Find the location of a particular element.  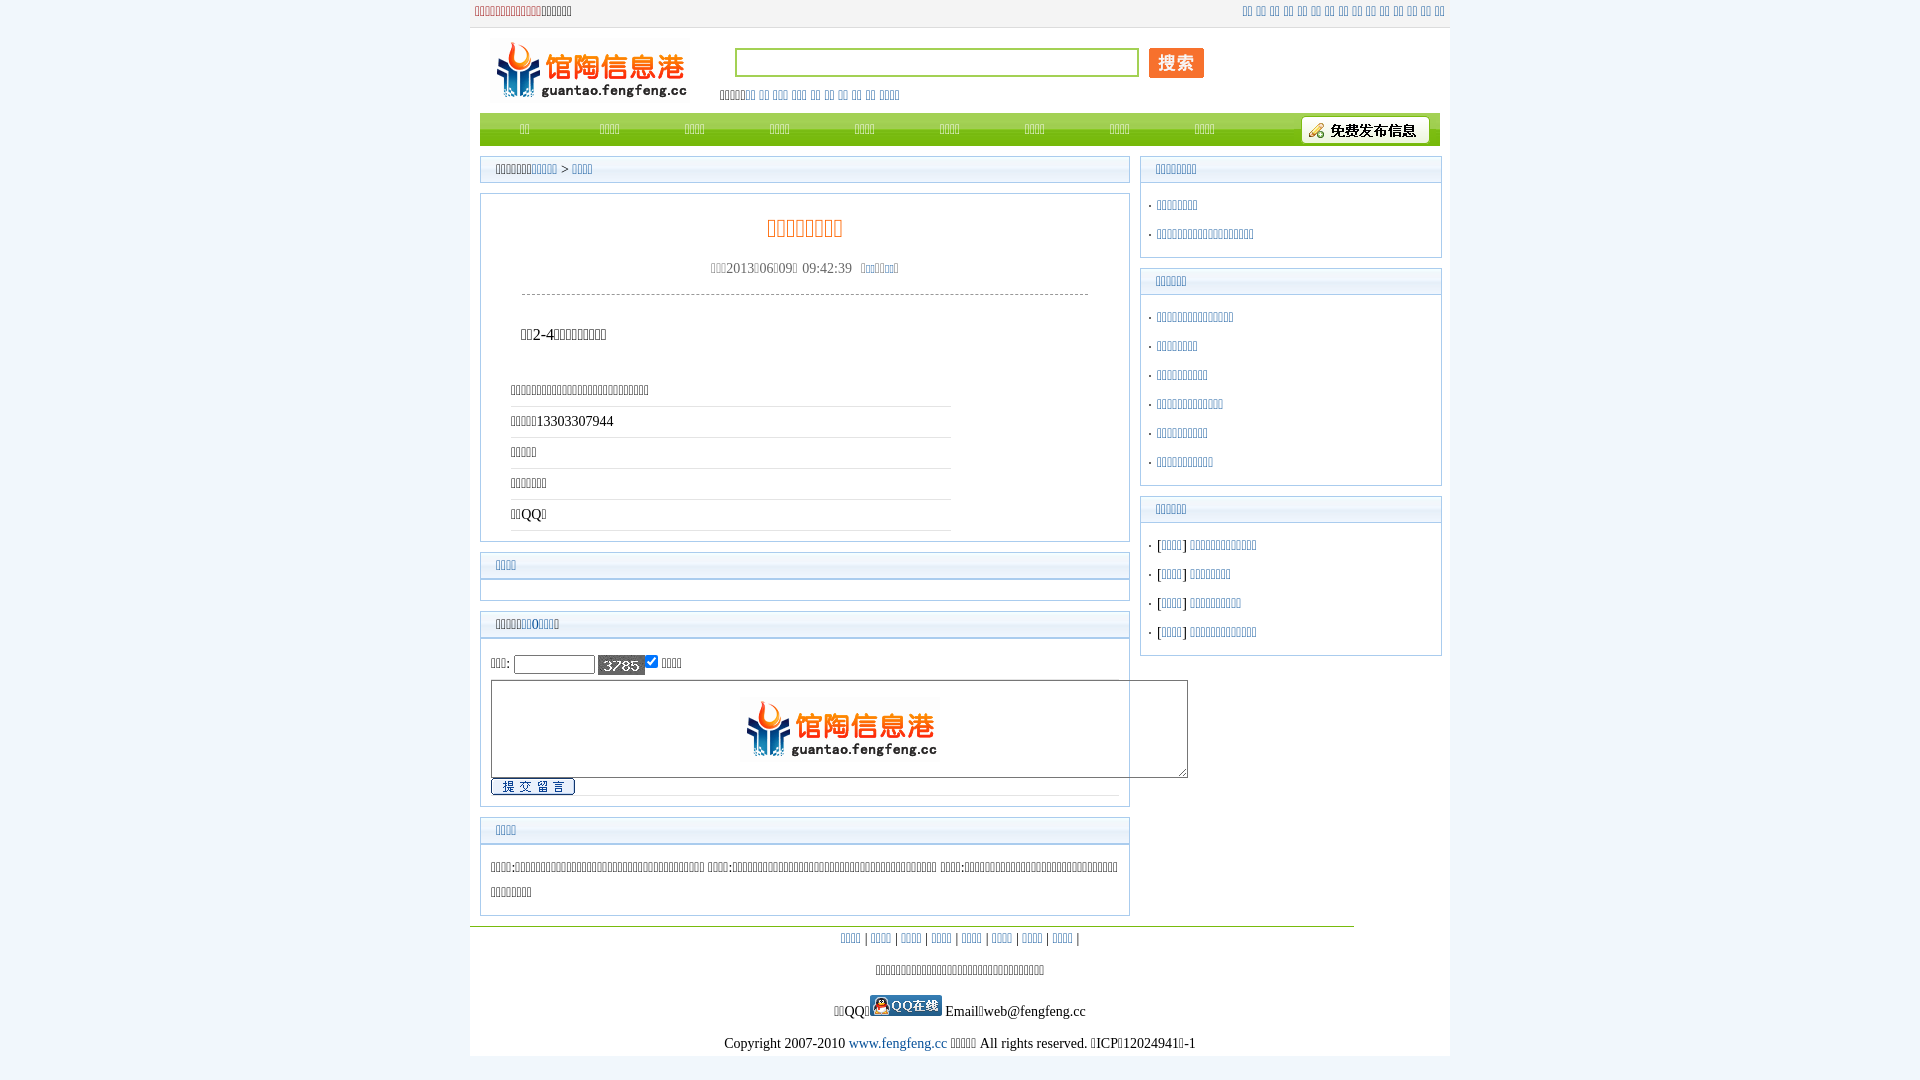

'www.fengfeng.cc' is located at coordinates (897, 1042).